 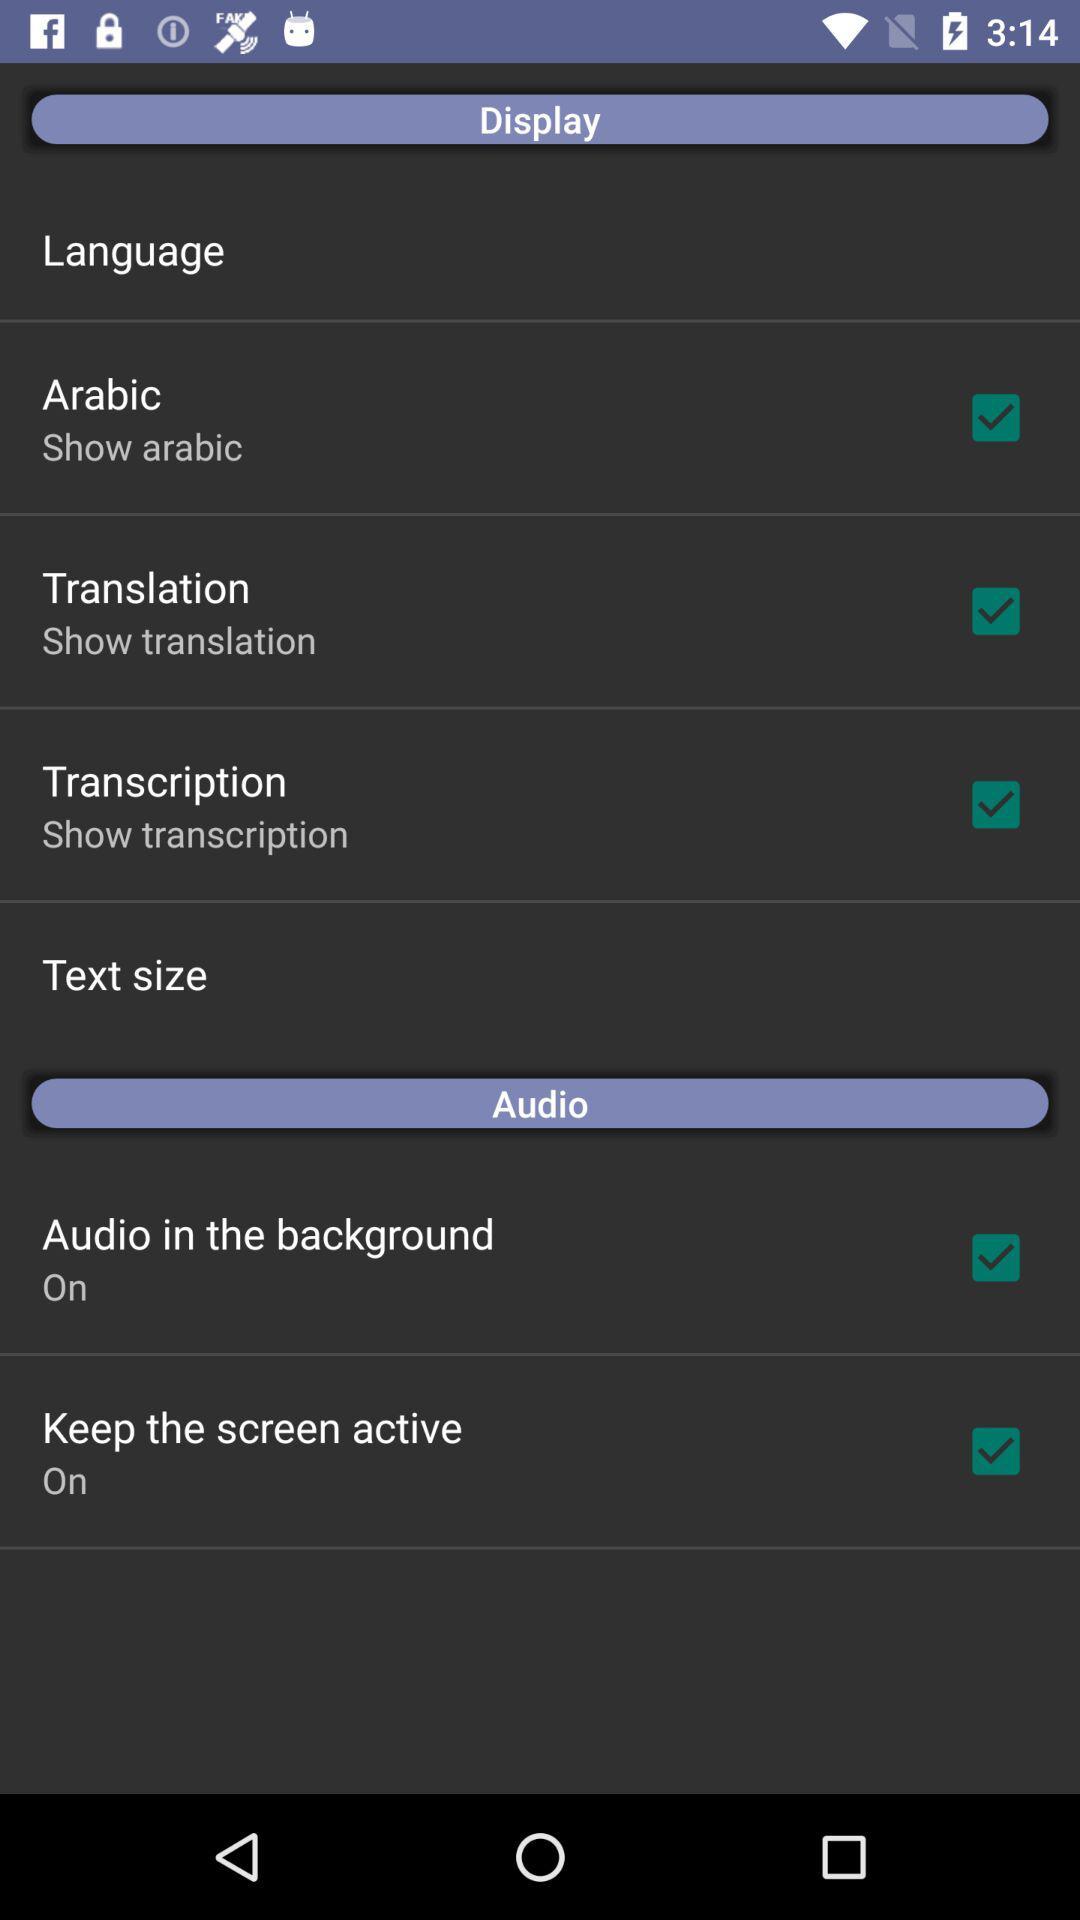 What do you see at coordinates (195, 833) in the screenshot?
I see `the item below the transcription icon` at bounding box center [195, 833].